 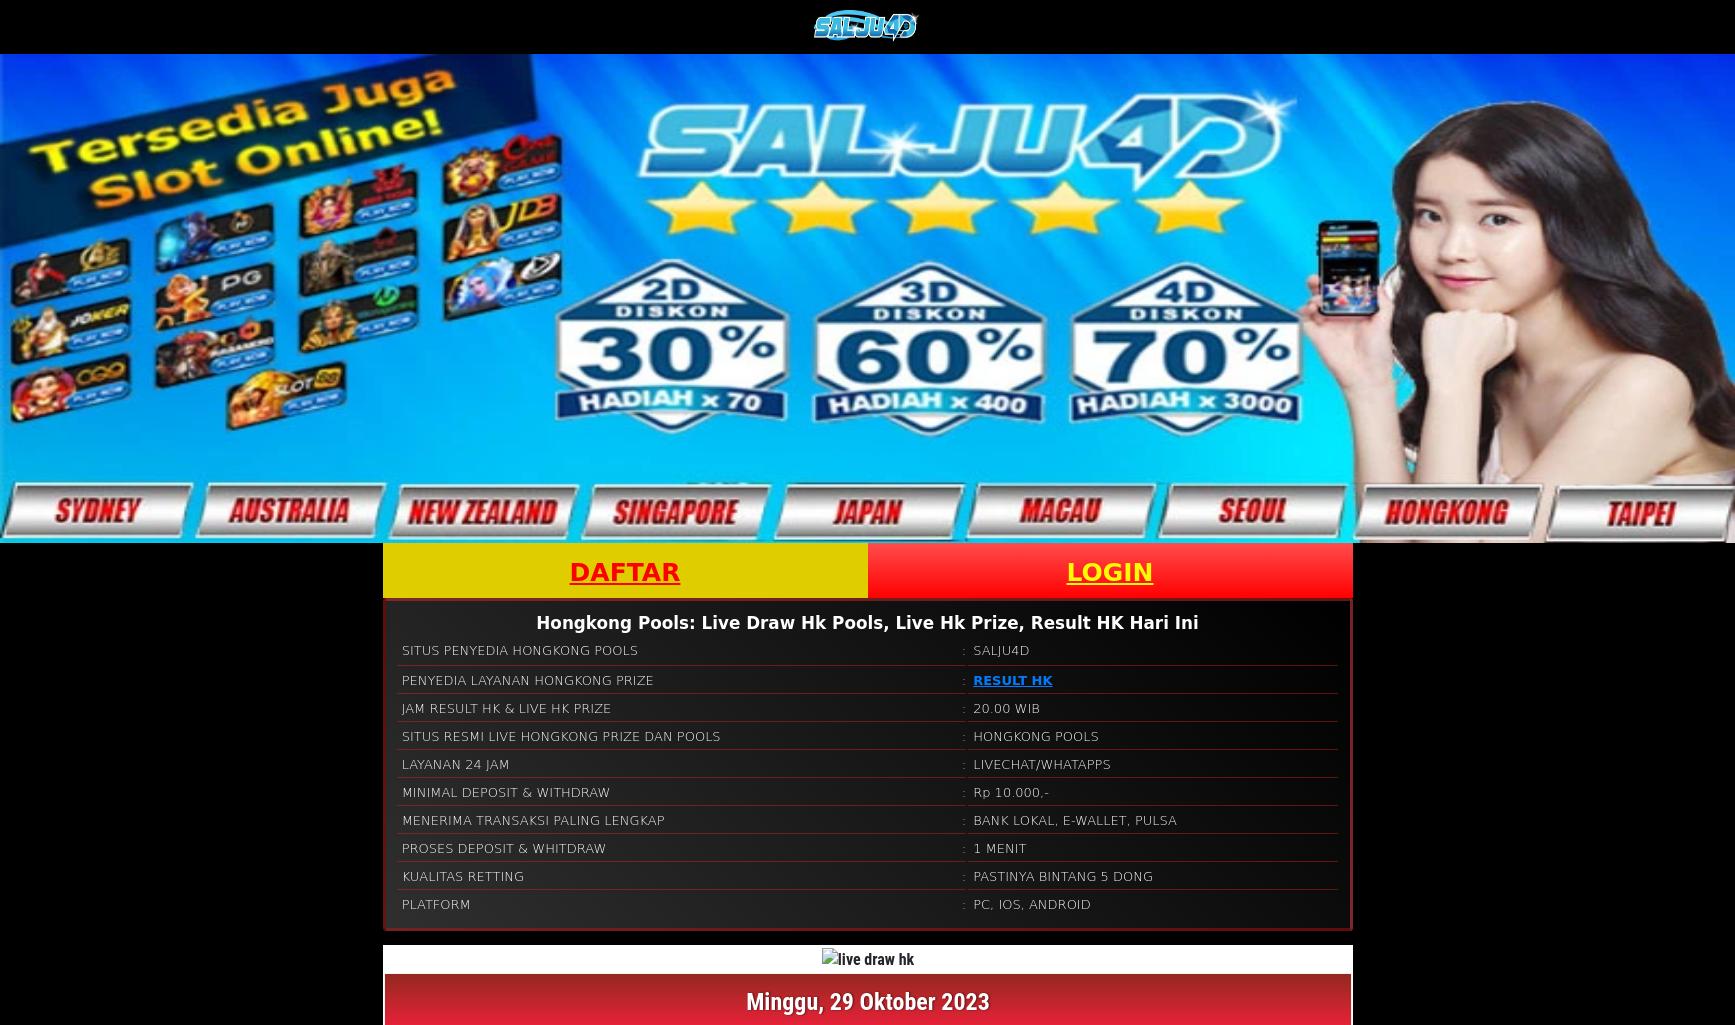 I want to click on 'SITUS PENYEDIA HONGKONG POOLS', so click(x=518, y=648).